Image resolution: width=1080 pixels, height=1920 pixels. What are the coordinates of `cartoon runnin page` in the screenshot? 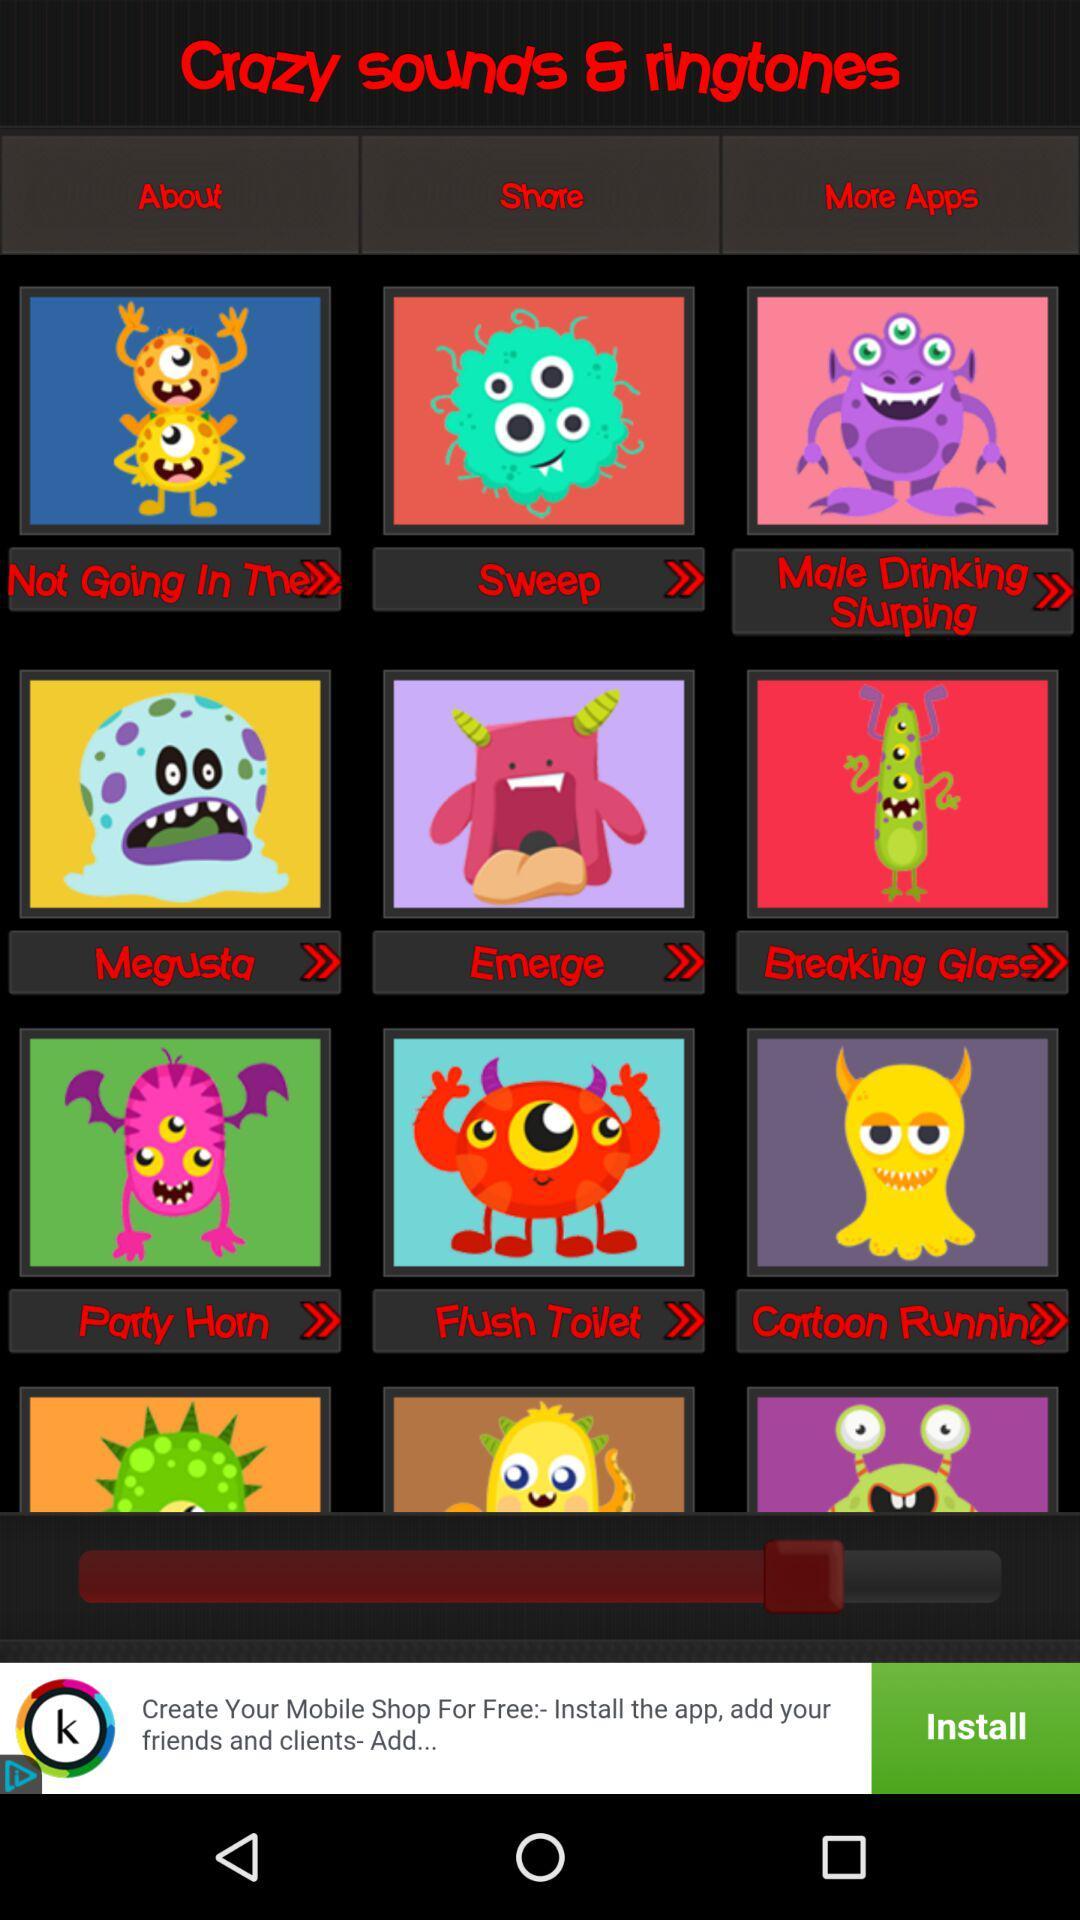 It's located at (1045, 1320).